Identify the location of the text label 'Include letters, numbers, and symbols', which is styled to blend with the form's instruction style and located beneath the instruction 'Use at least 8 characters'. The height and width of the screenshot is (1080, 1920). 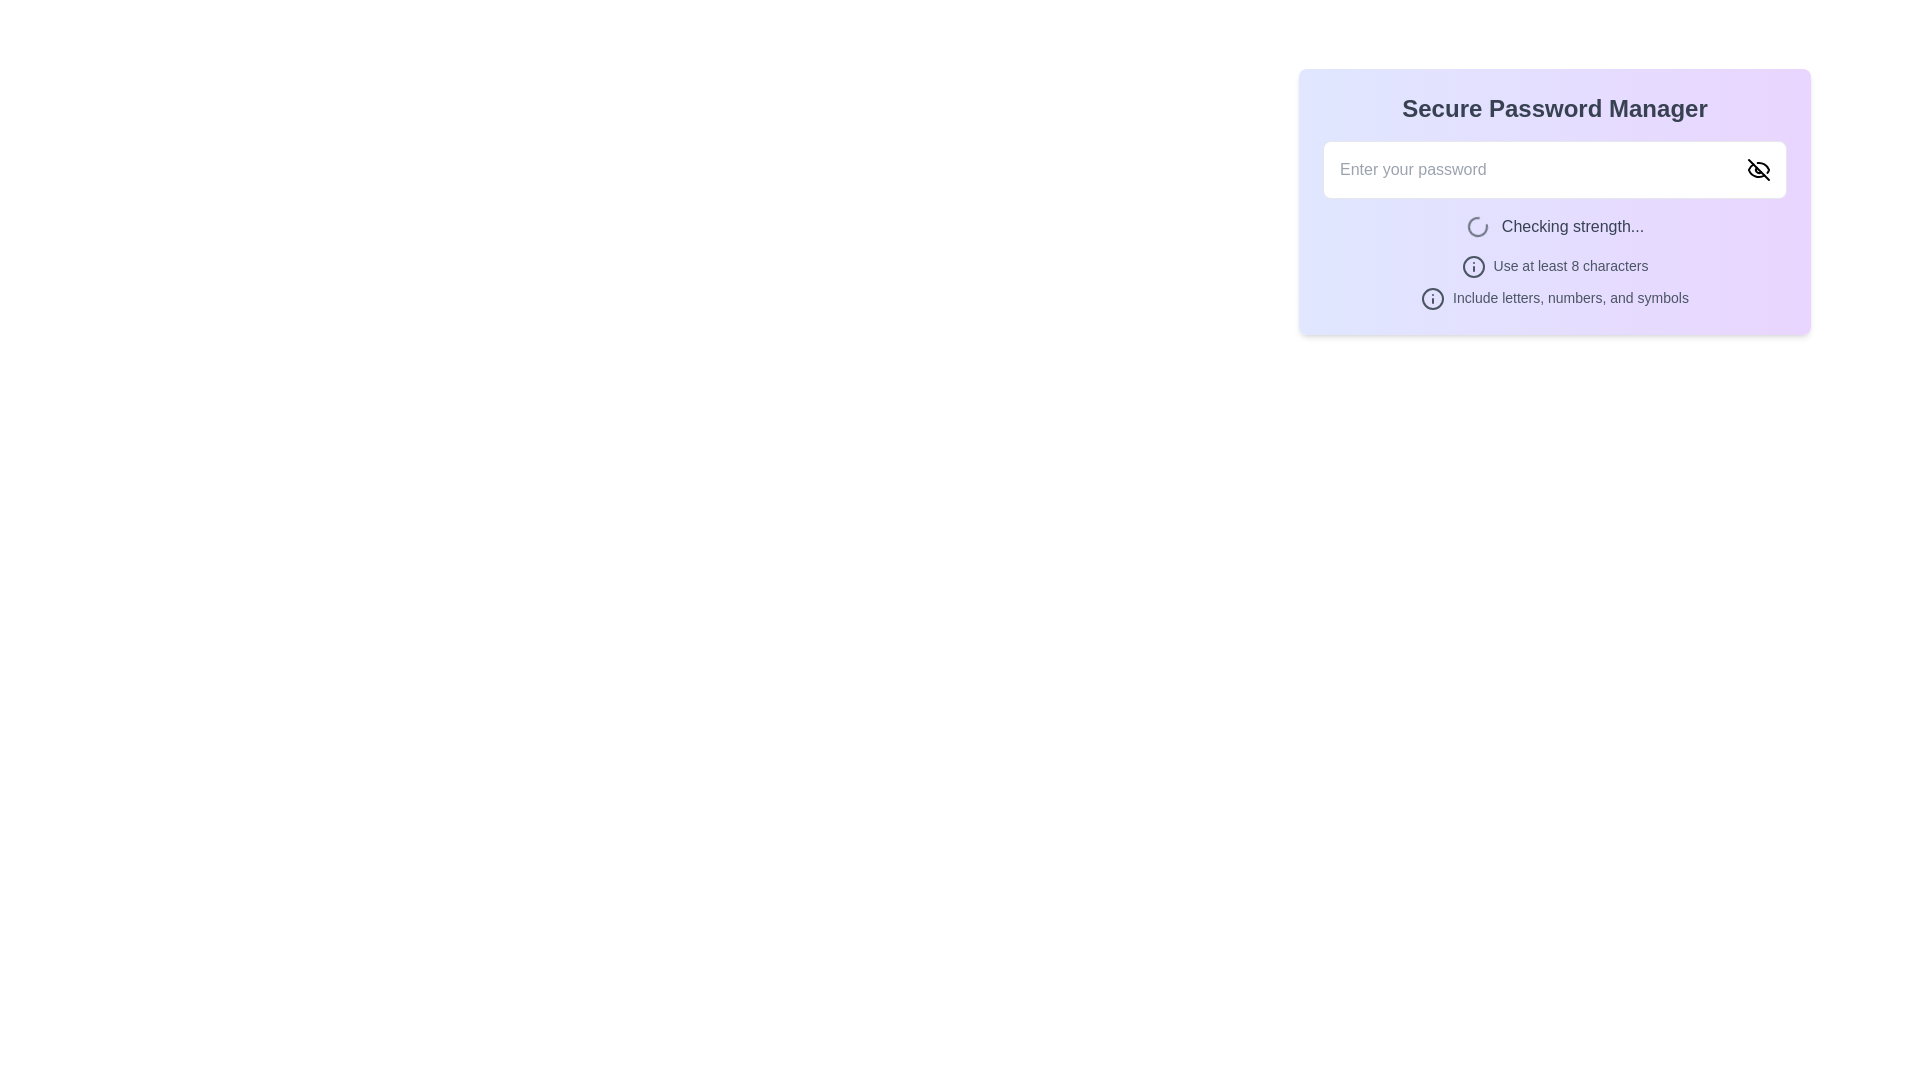
(1554, 299).